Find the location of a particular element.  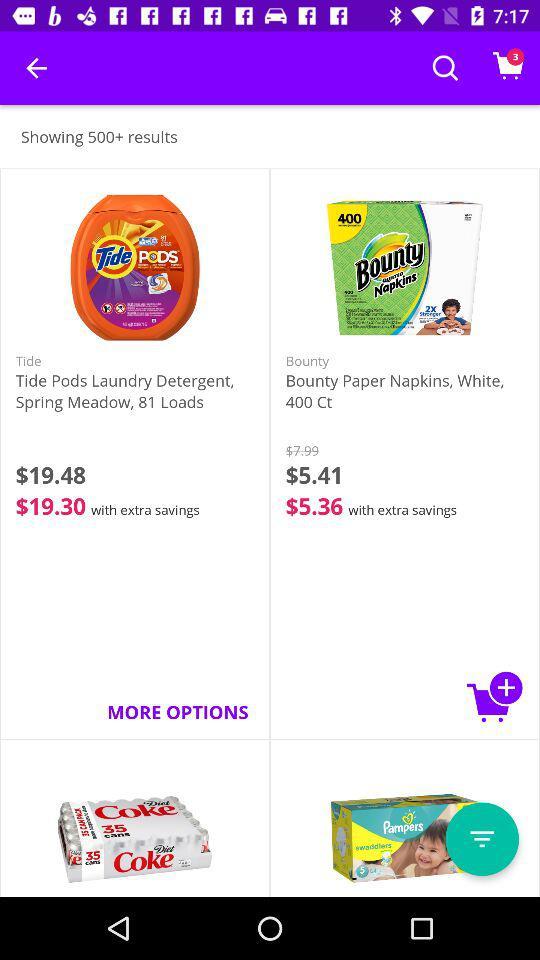

to cart icon is located at coordinates (494, 696).